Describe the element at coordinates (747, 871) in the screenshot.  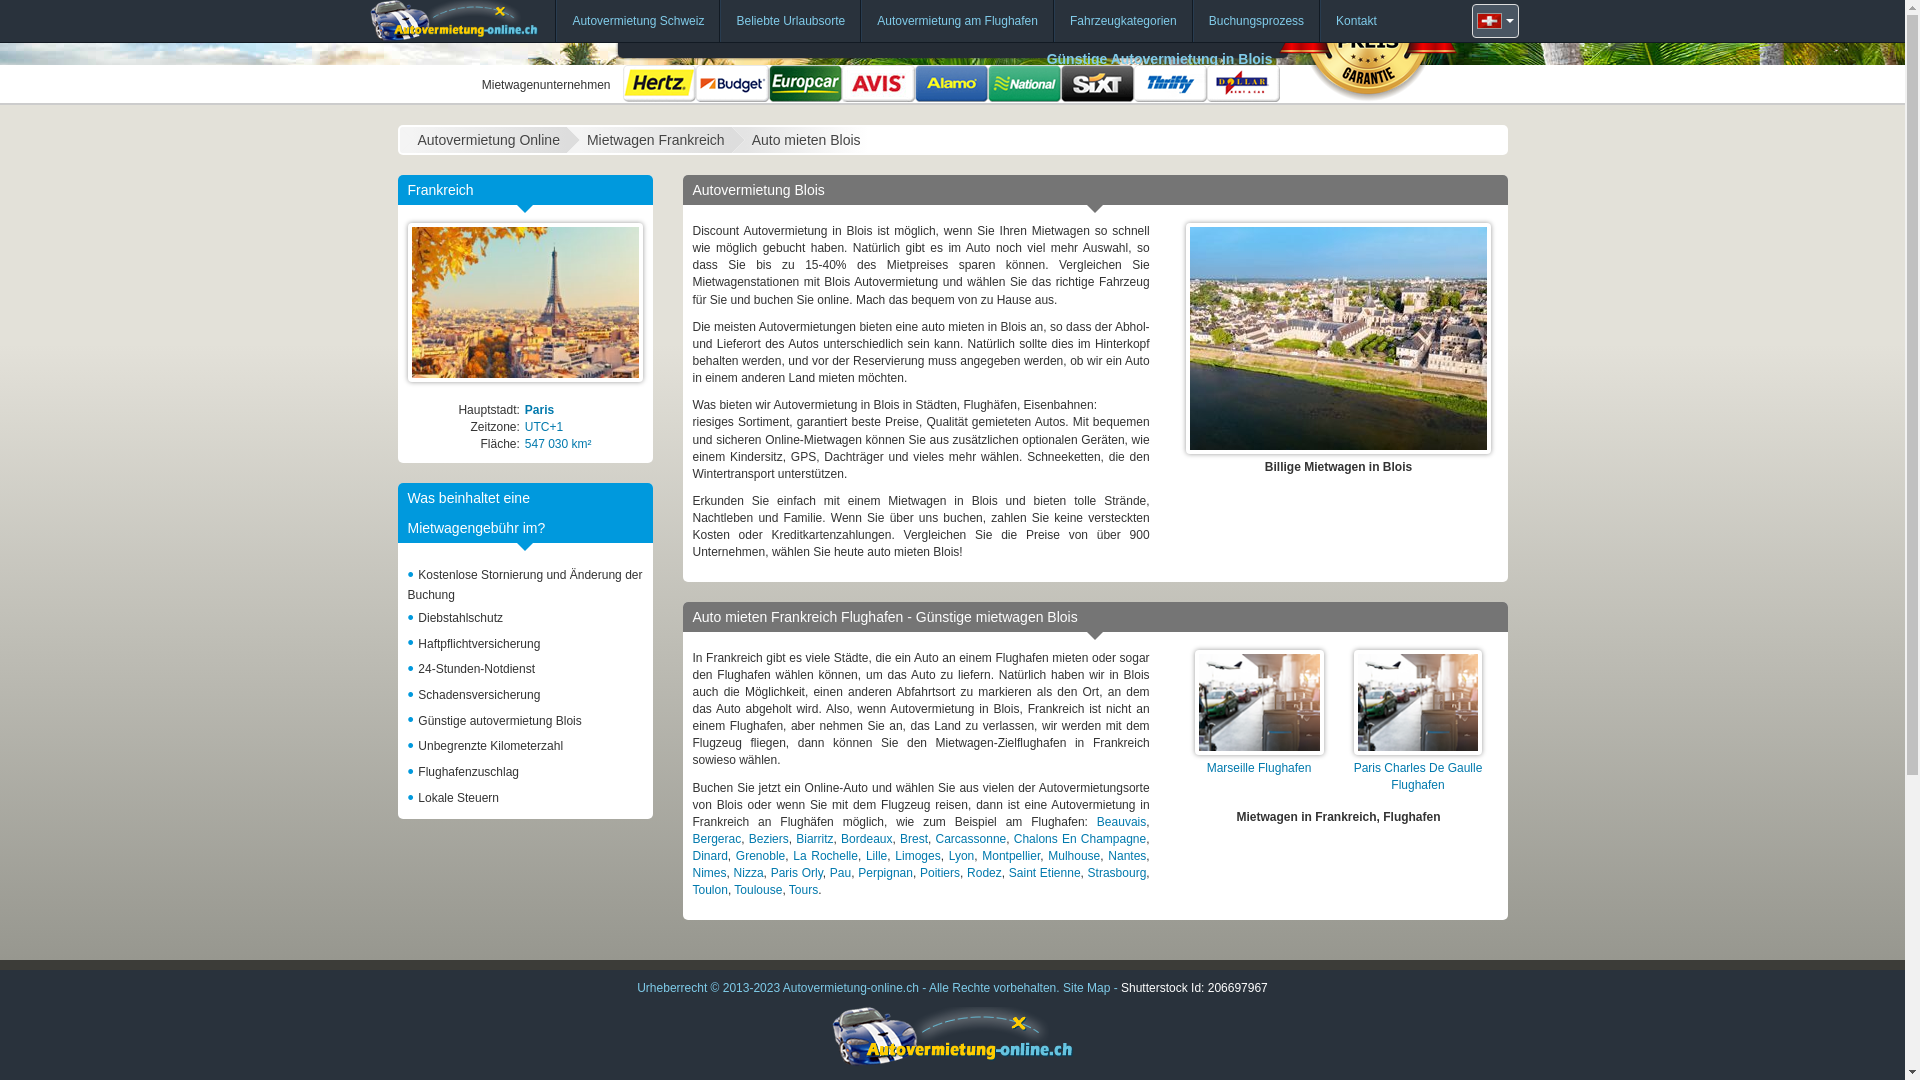
I see `'Nizza'` at that location.